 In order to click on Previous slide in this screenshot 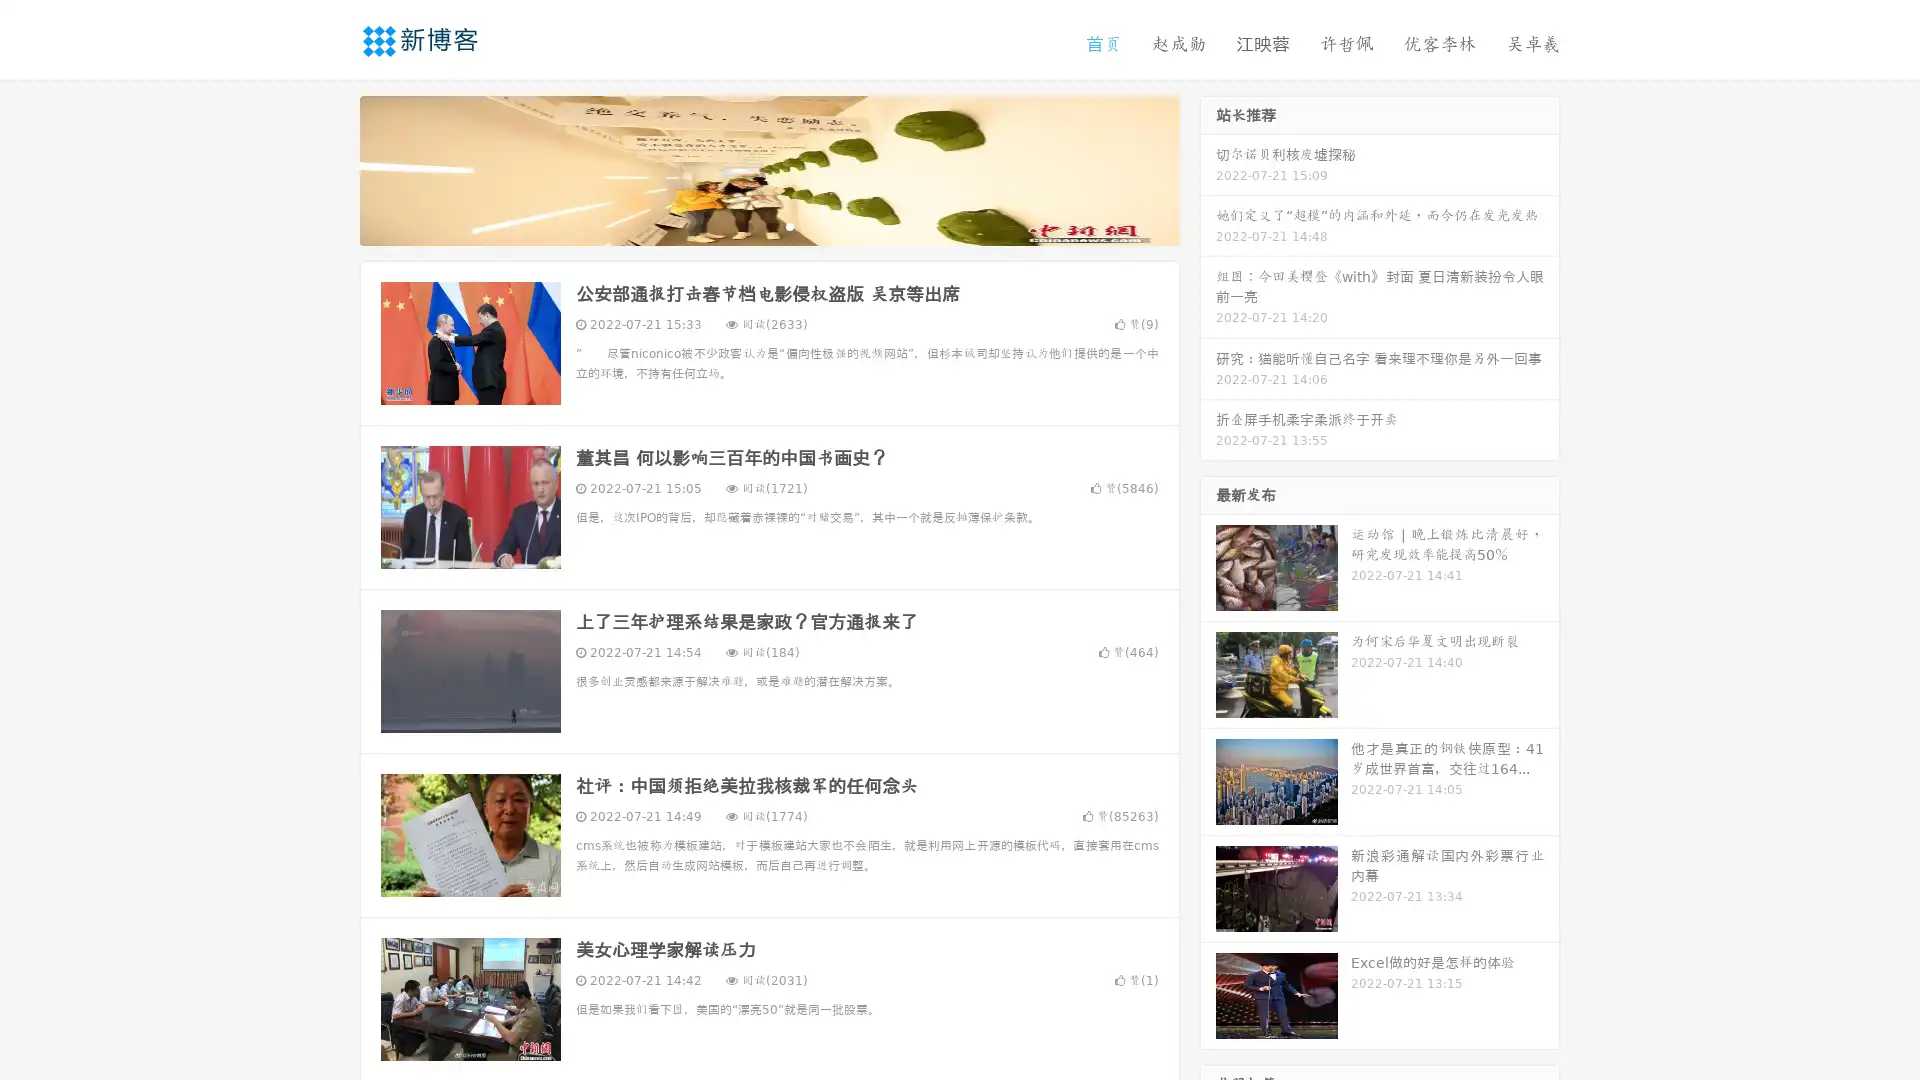, I will do `click(330, 168)`.